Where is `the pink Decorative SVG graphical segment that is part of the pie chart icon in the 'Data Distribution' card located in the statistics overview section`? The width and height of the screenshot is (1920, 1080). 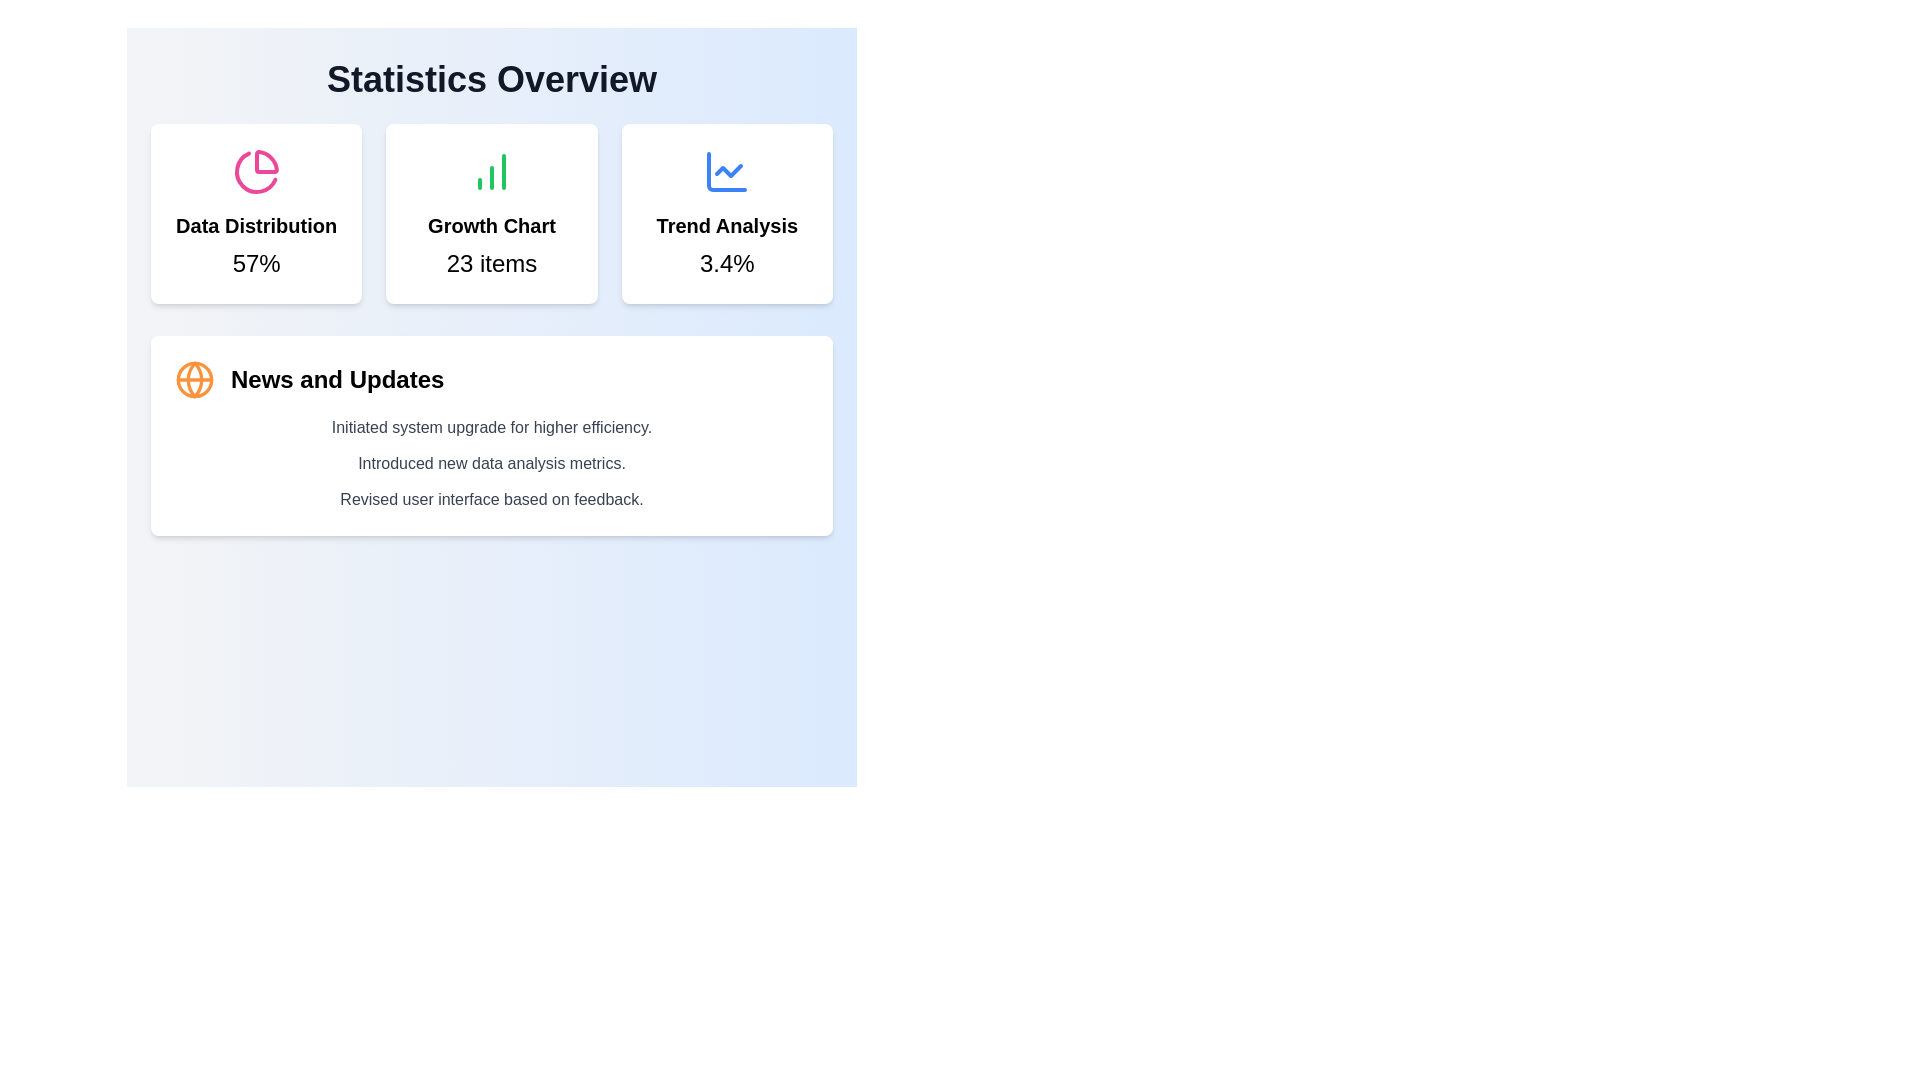
the pink Decorative SVG graphical segment that is part of the pie chart icon in the 'Data Distribution' card located in the statistics overview section is located at coordinates (254, 171).